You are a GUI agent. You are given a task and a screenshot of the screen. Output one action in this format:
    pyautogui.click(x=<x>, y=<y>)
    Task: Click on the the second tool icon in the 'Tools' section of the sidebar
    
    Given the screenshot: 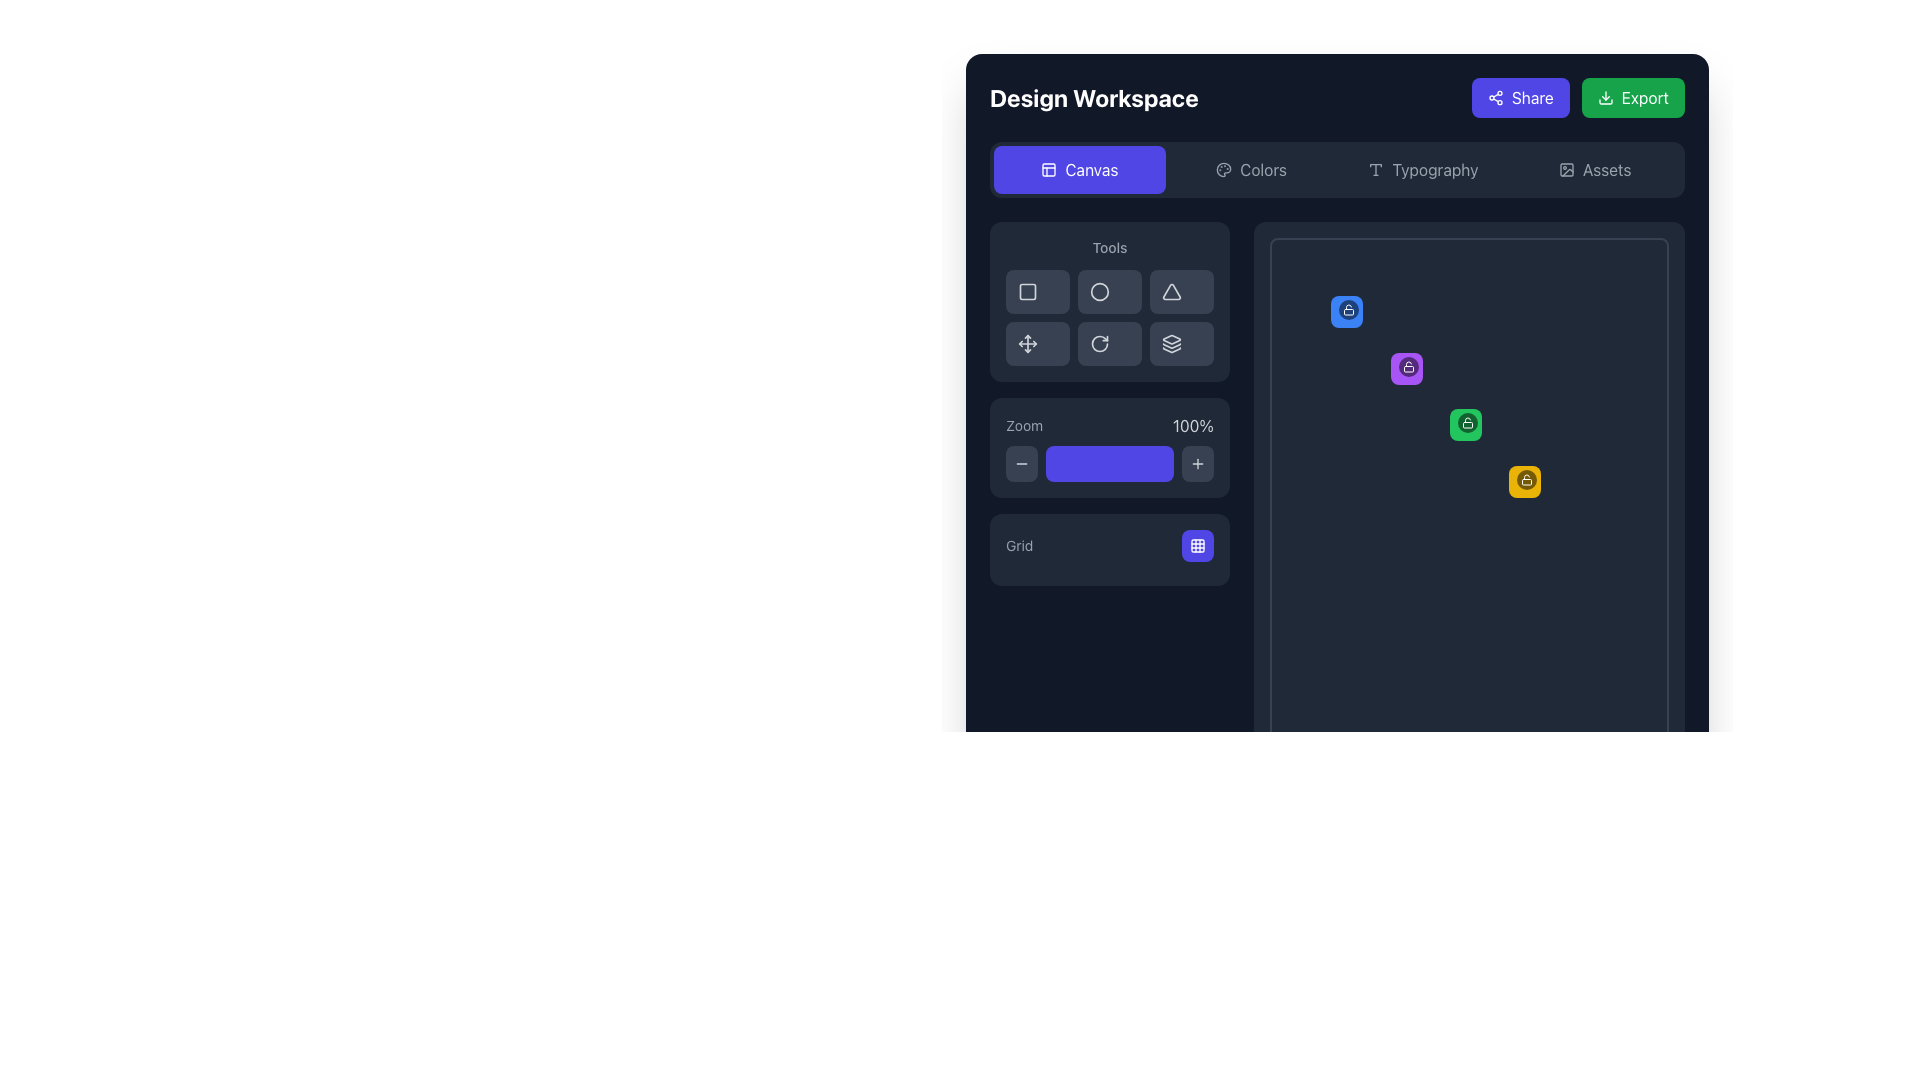 What is the action you would take?
    pyautogui.click(x=1098, y=292)
    